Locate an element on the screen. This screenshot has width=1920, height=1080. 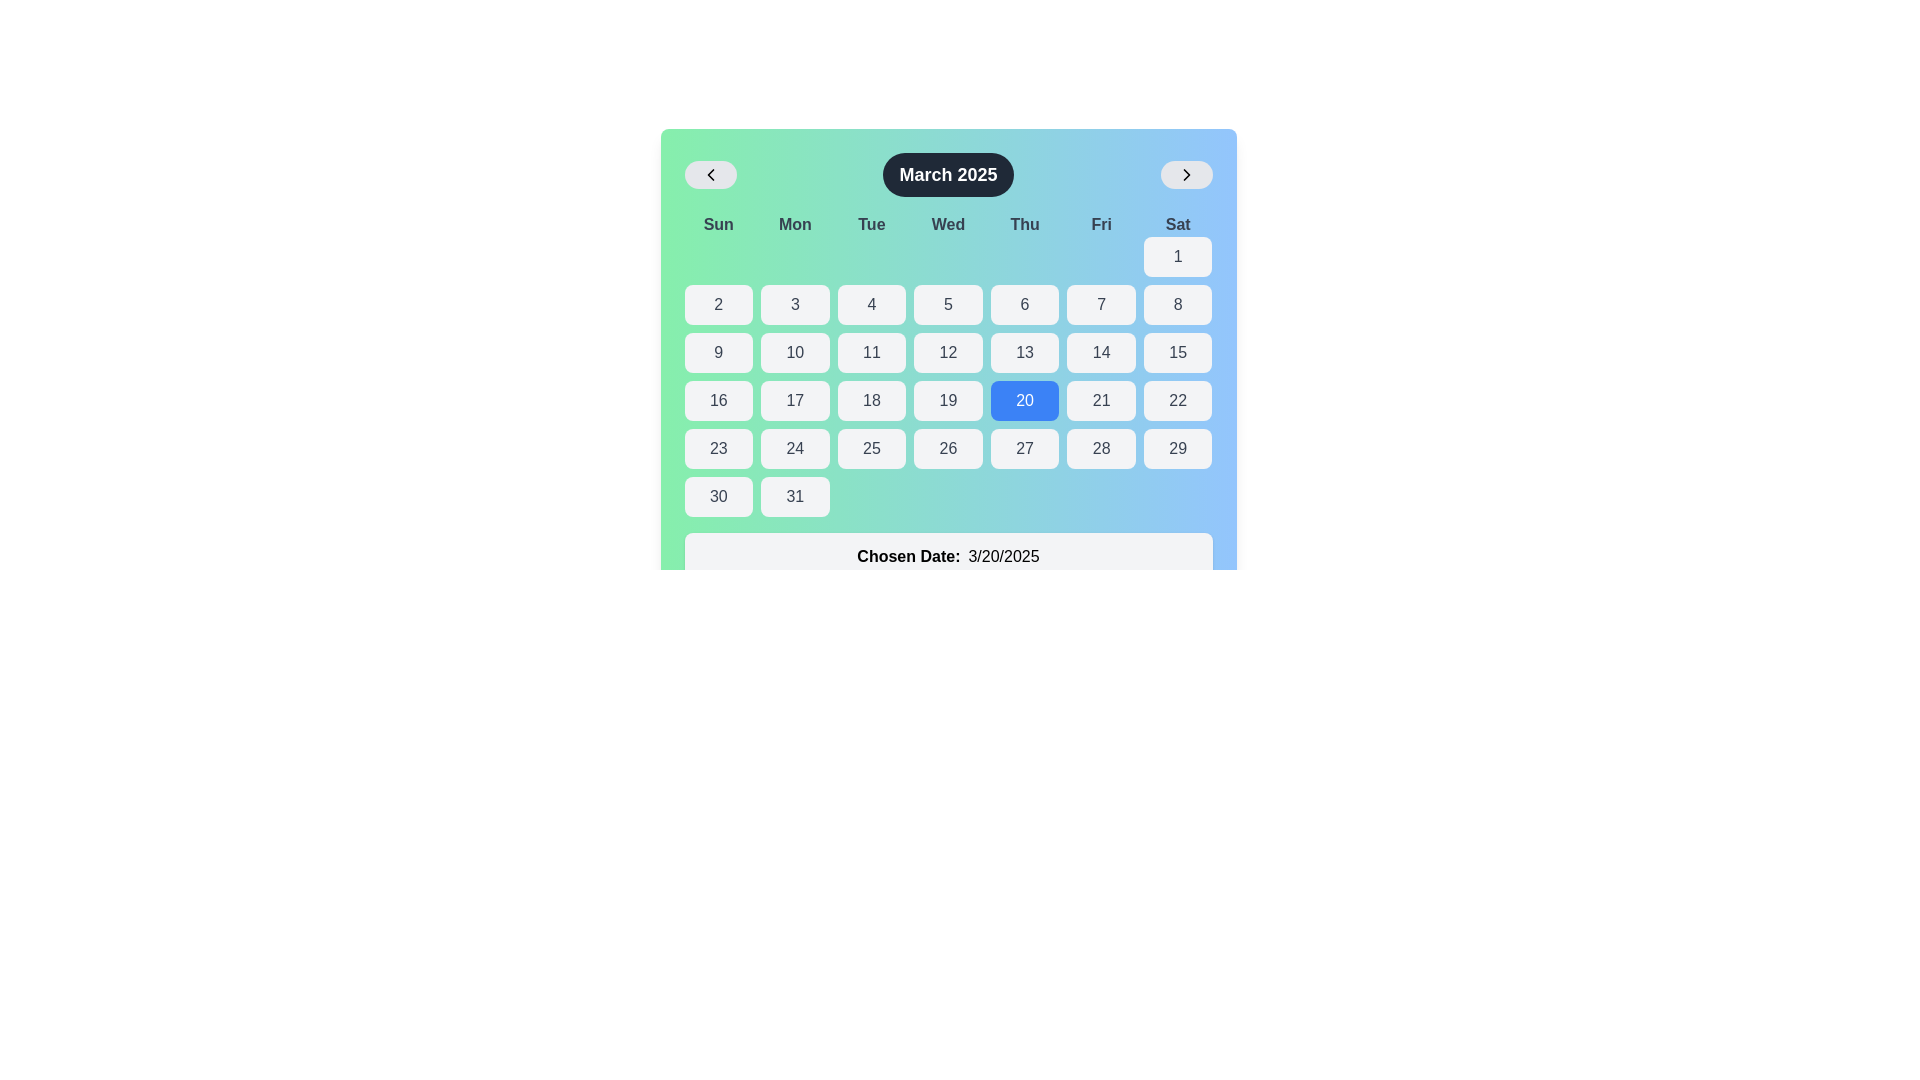
the text display element that shows 'Chosen Date: 3/20/2025', which is styled with bold text for 'Chosen Date:' and standard text for the date, located below the calendar grid is located at coordinates (947, 556).